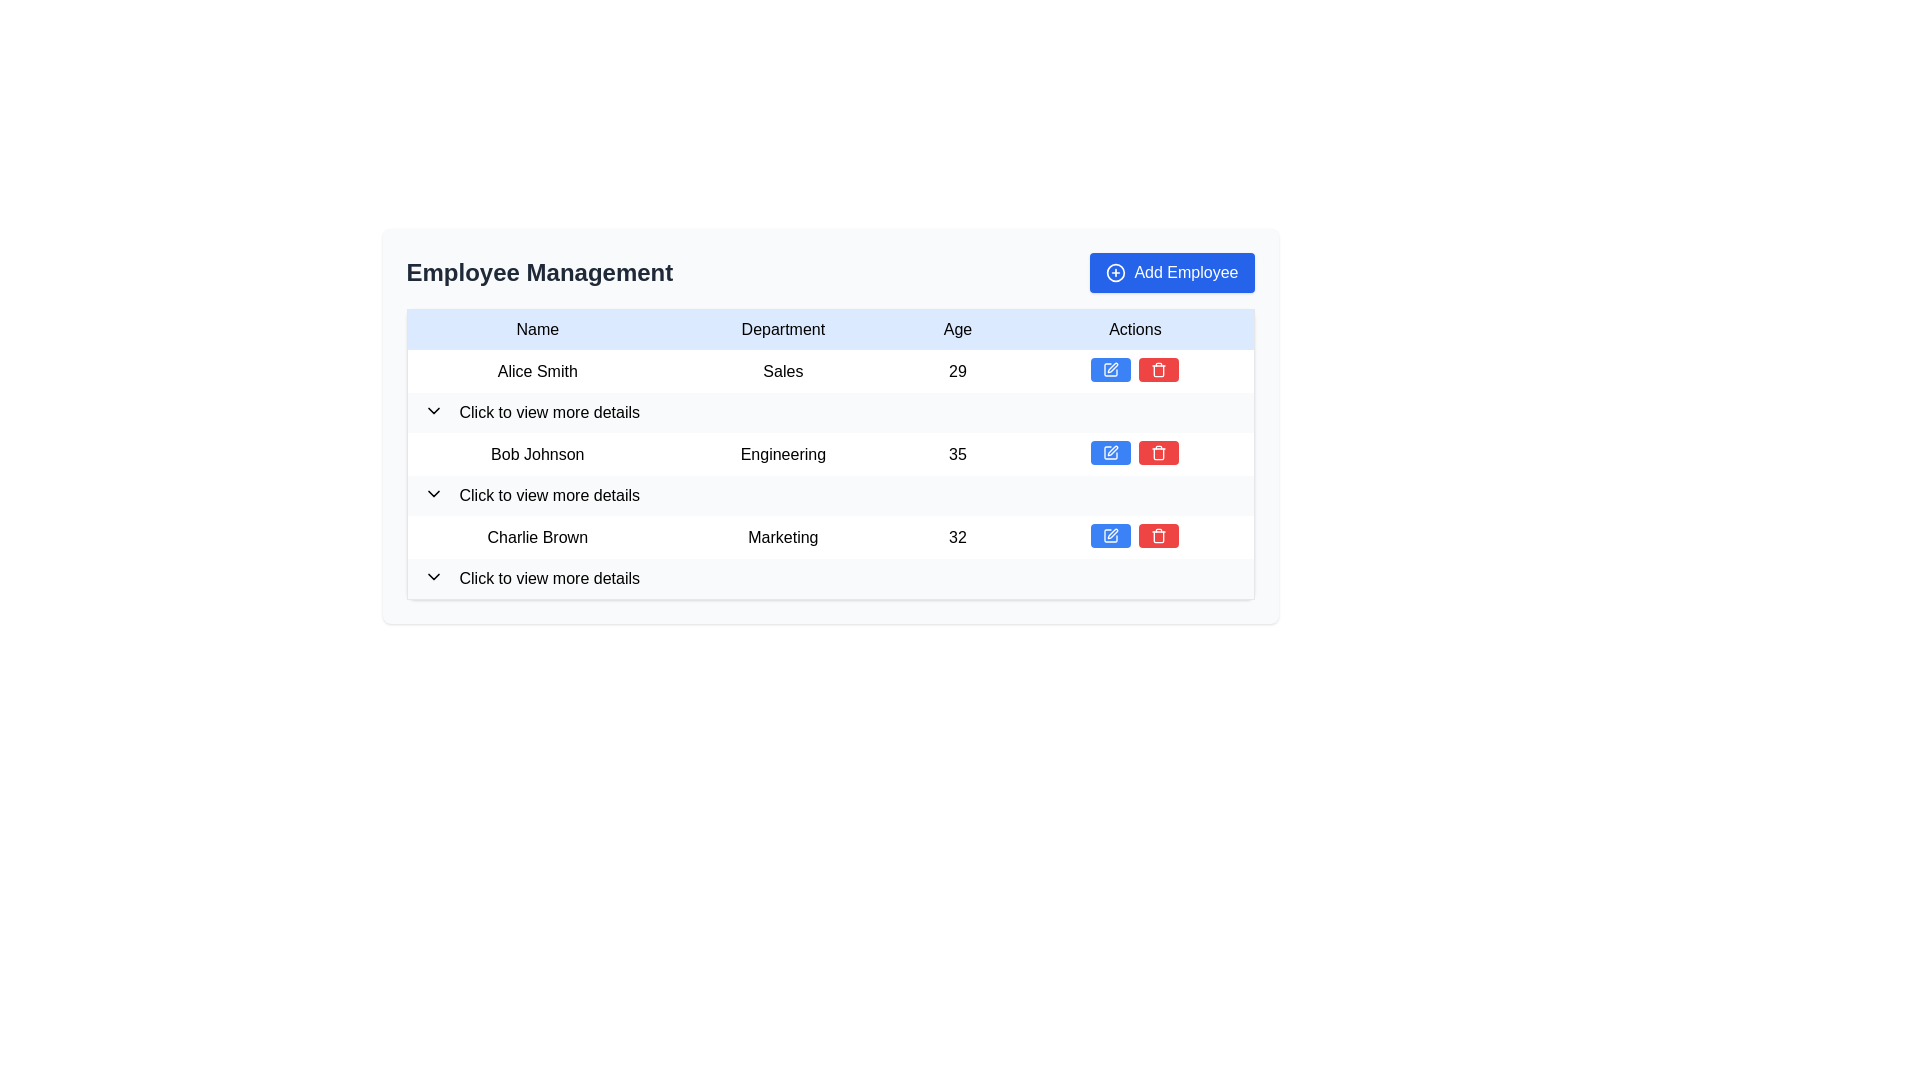  What do you see at coordinates (432, 493) in the screenshot?
I see `the down-facing chevron icon in the second row under the 'Name' column` at bounding box center [432, 493].